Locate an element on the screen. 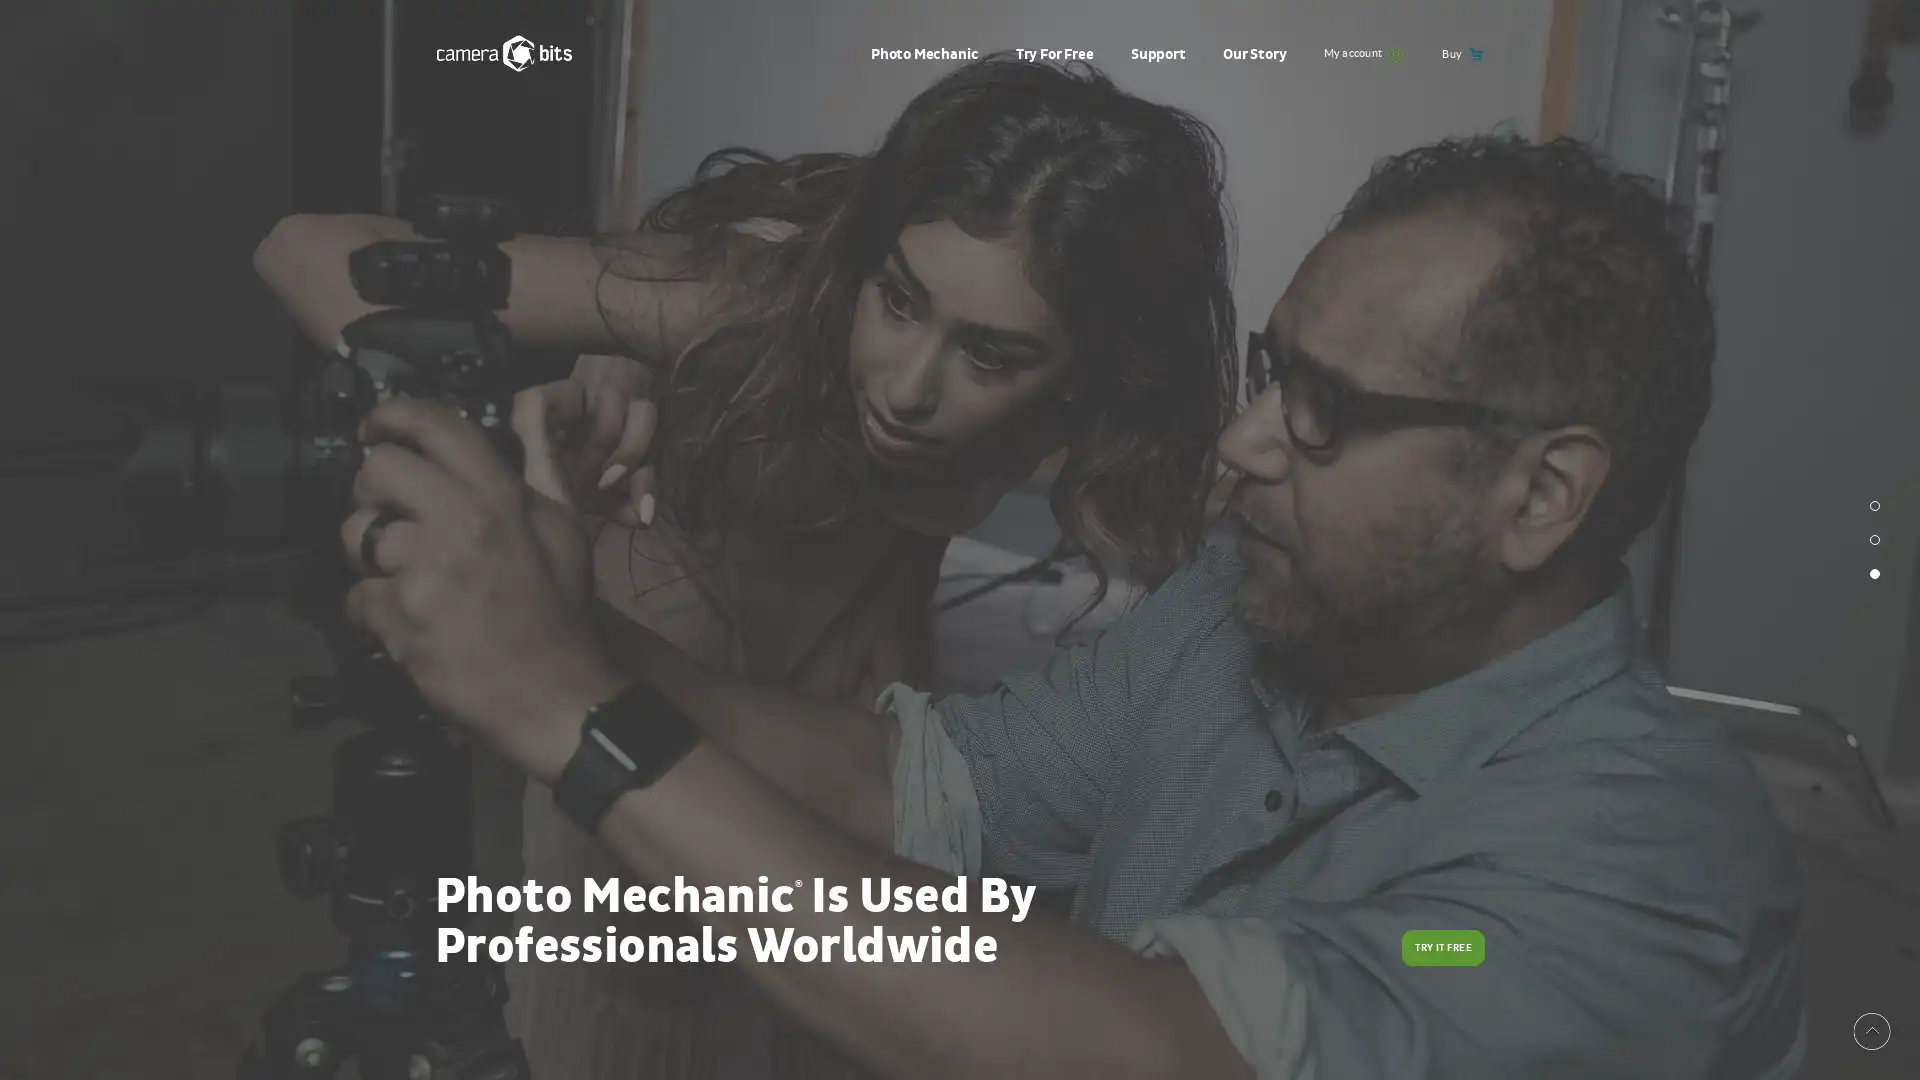 The image size is (1920, 1080). 1 is located at coordinates (1874, 504).